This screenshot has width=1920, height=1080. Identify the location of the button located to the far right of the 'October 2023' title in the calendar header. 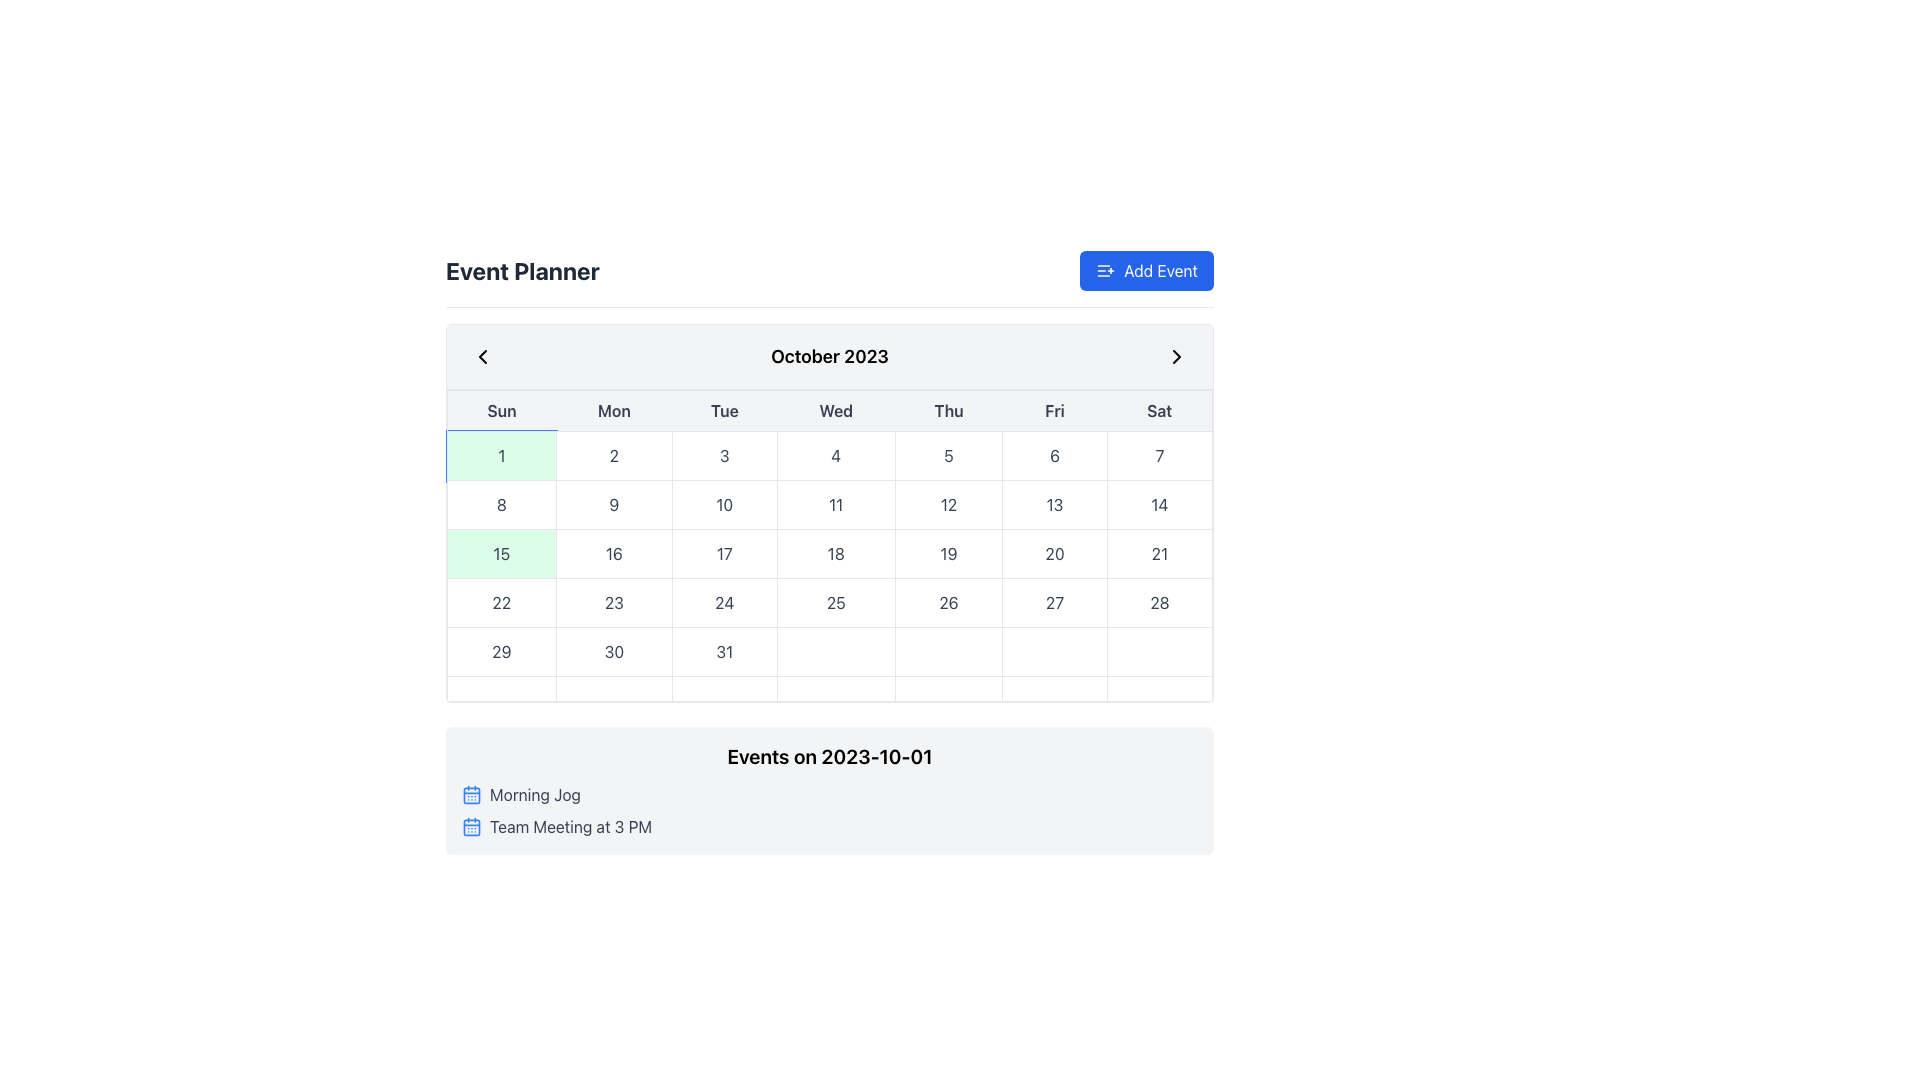
(1176, 356).